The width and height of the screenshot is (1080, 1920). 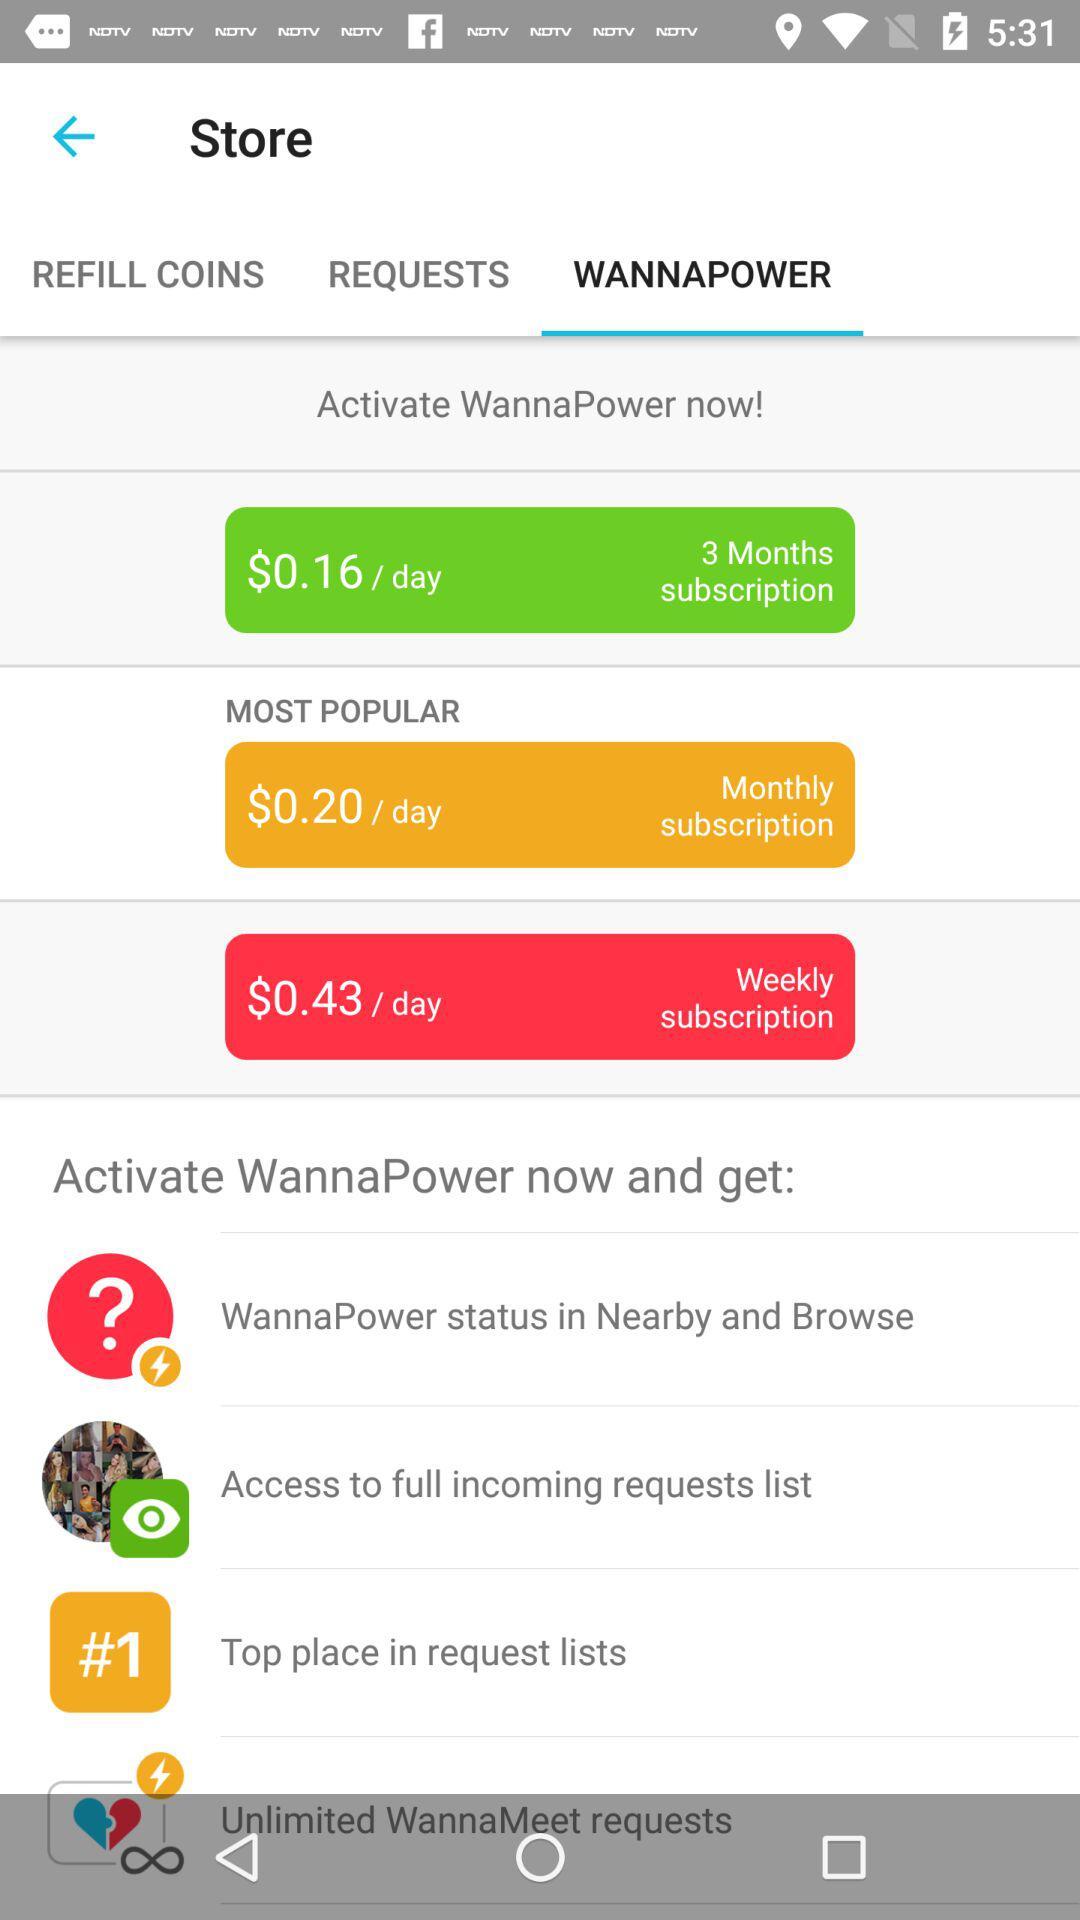 I want to click on item below activate wannapower now icon, so click(x=650, y=1316).